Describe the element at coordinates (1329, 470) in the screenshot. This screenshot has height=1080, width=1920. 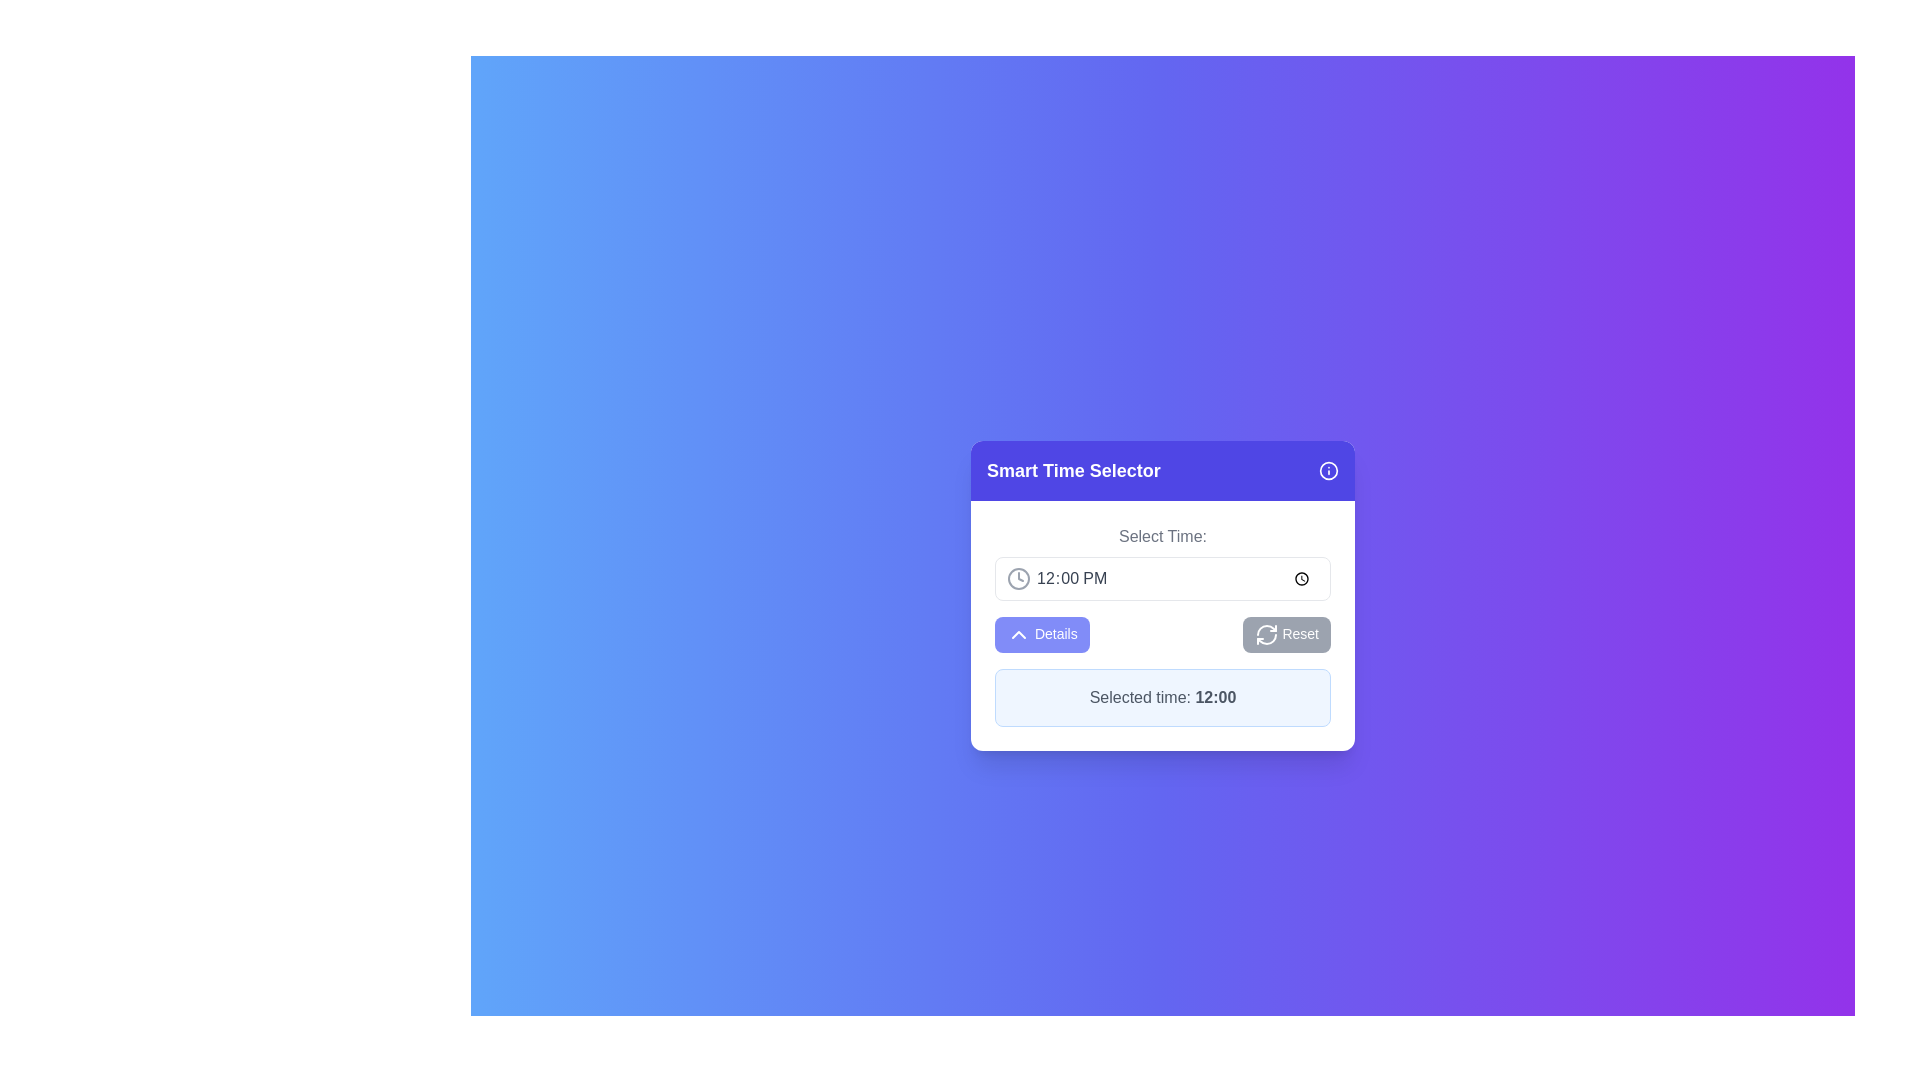
I see `the informational icon located beside the text 'Smart Time Selector' in the top-right corner of the purple header section` at that location.